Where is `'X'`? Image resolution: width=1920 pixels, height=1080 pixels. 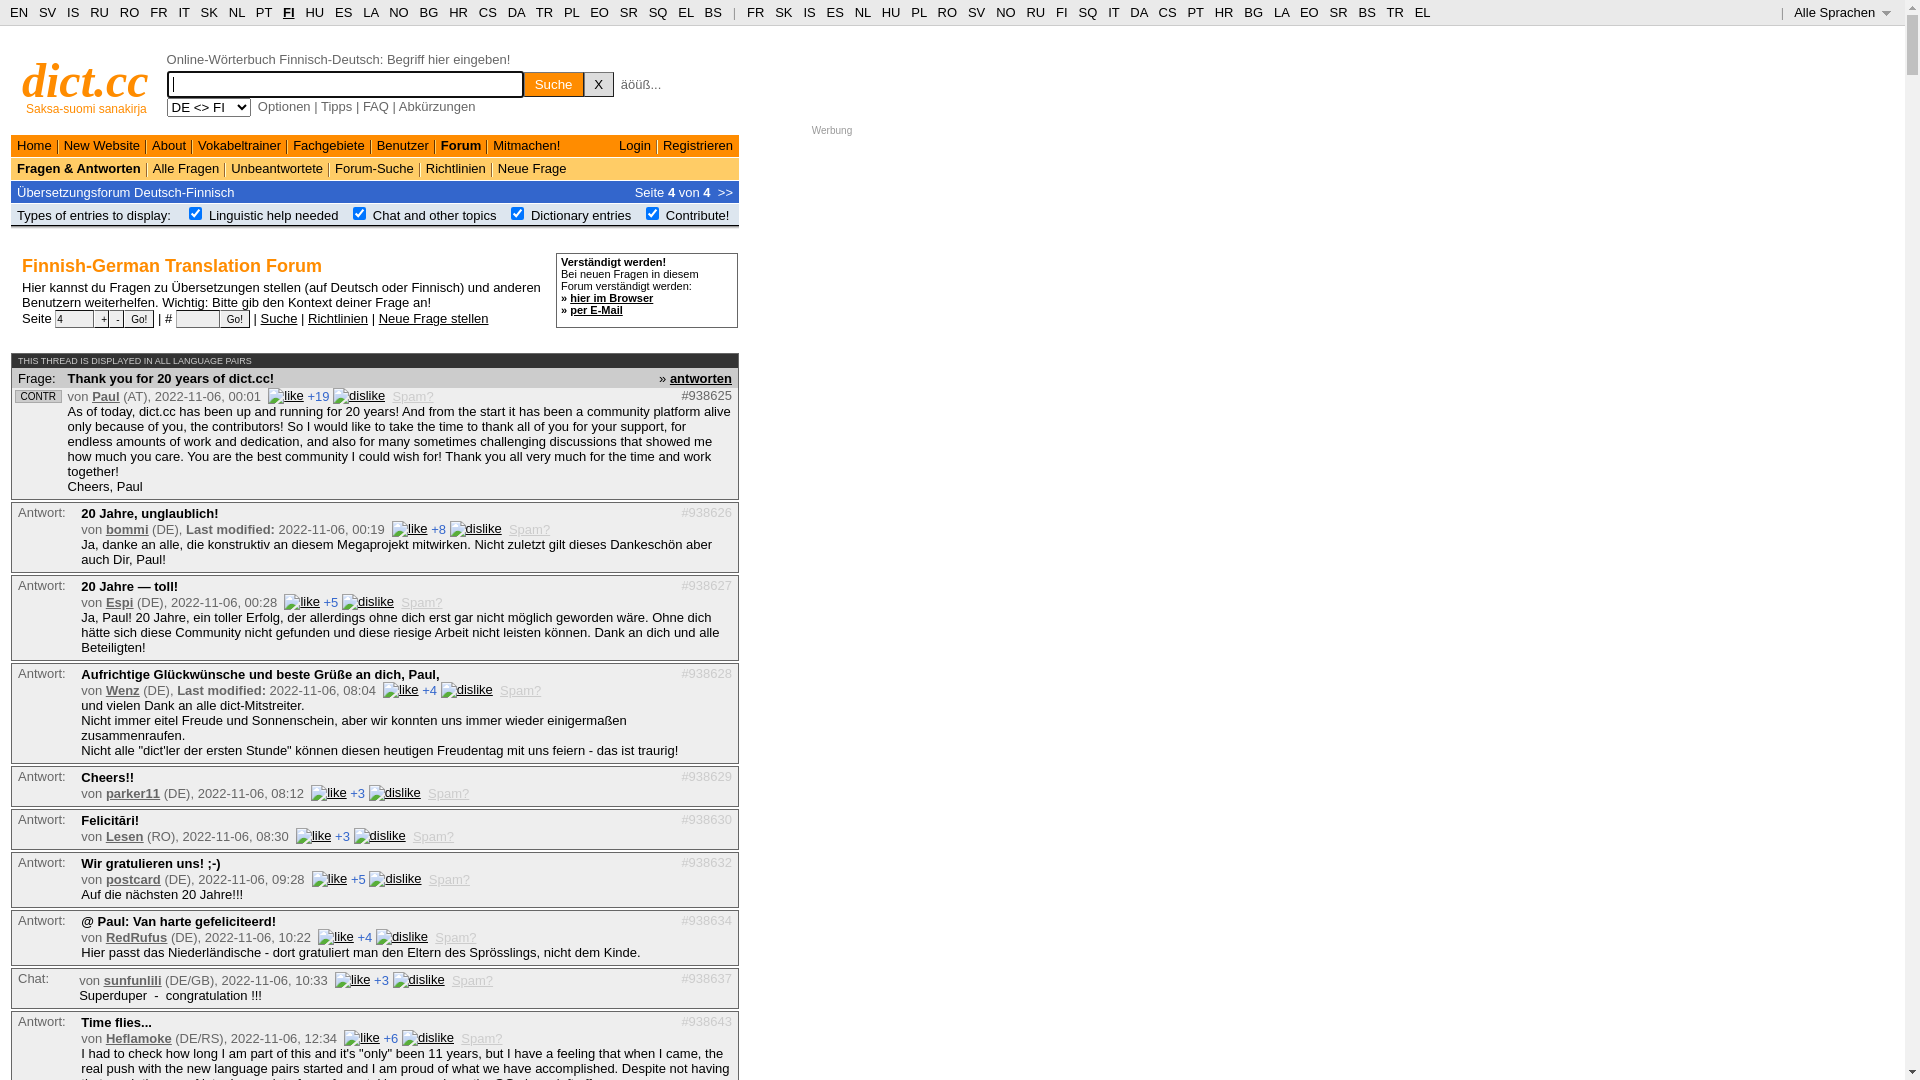
'X' is located at coordinates (583, 83).